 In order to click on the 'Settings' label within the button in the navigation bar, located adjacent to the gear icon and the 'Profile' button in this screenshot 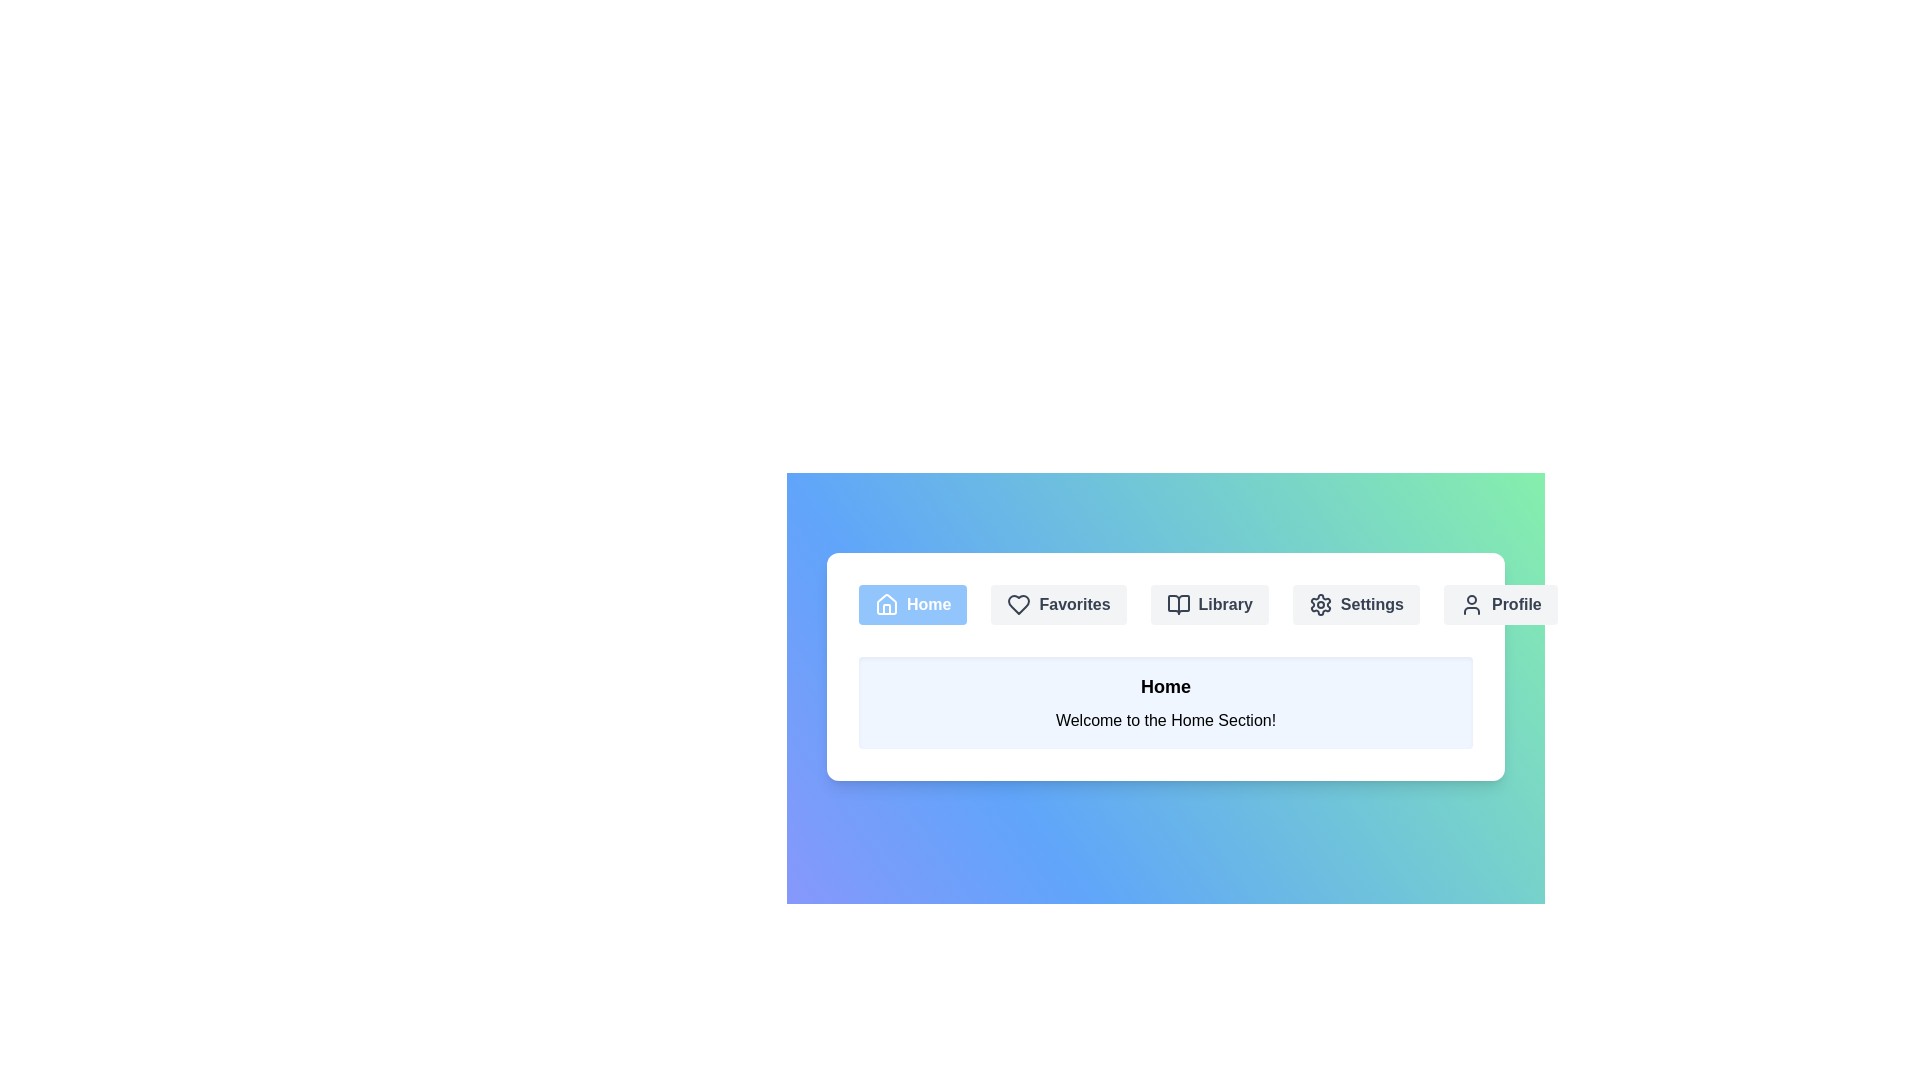, I will do `click(1371, 604)`.